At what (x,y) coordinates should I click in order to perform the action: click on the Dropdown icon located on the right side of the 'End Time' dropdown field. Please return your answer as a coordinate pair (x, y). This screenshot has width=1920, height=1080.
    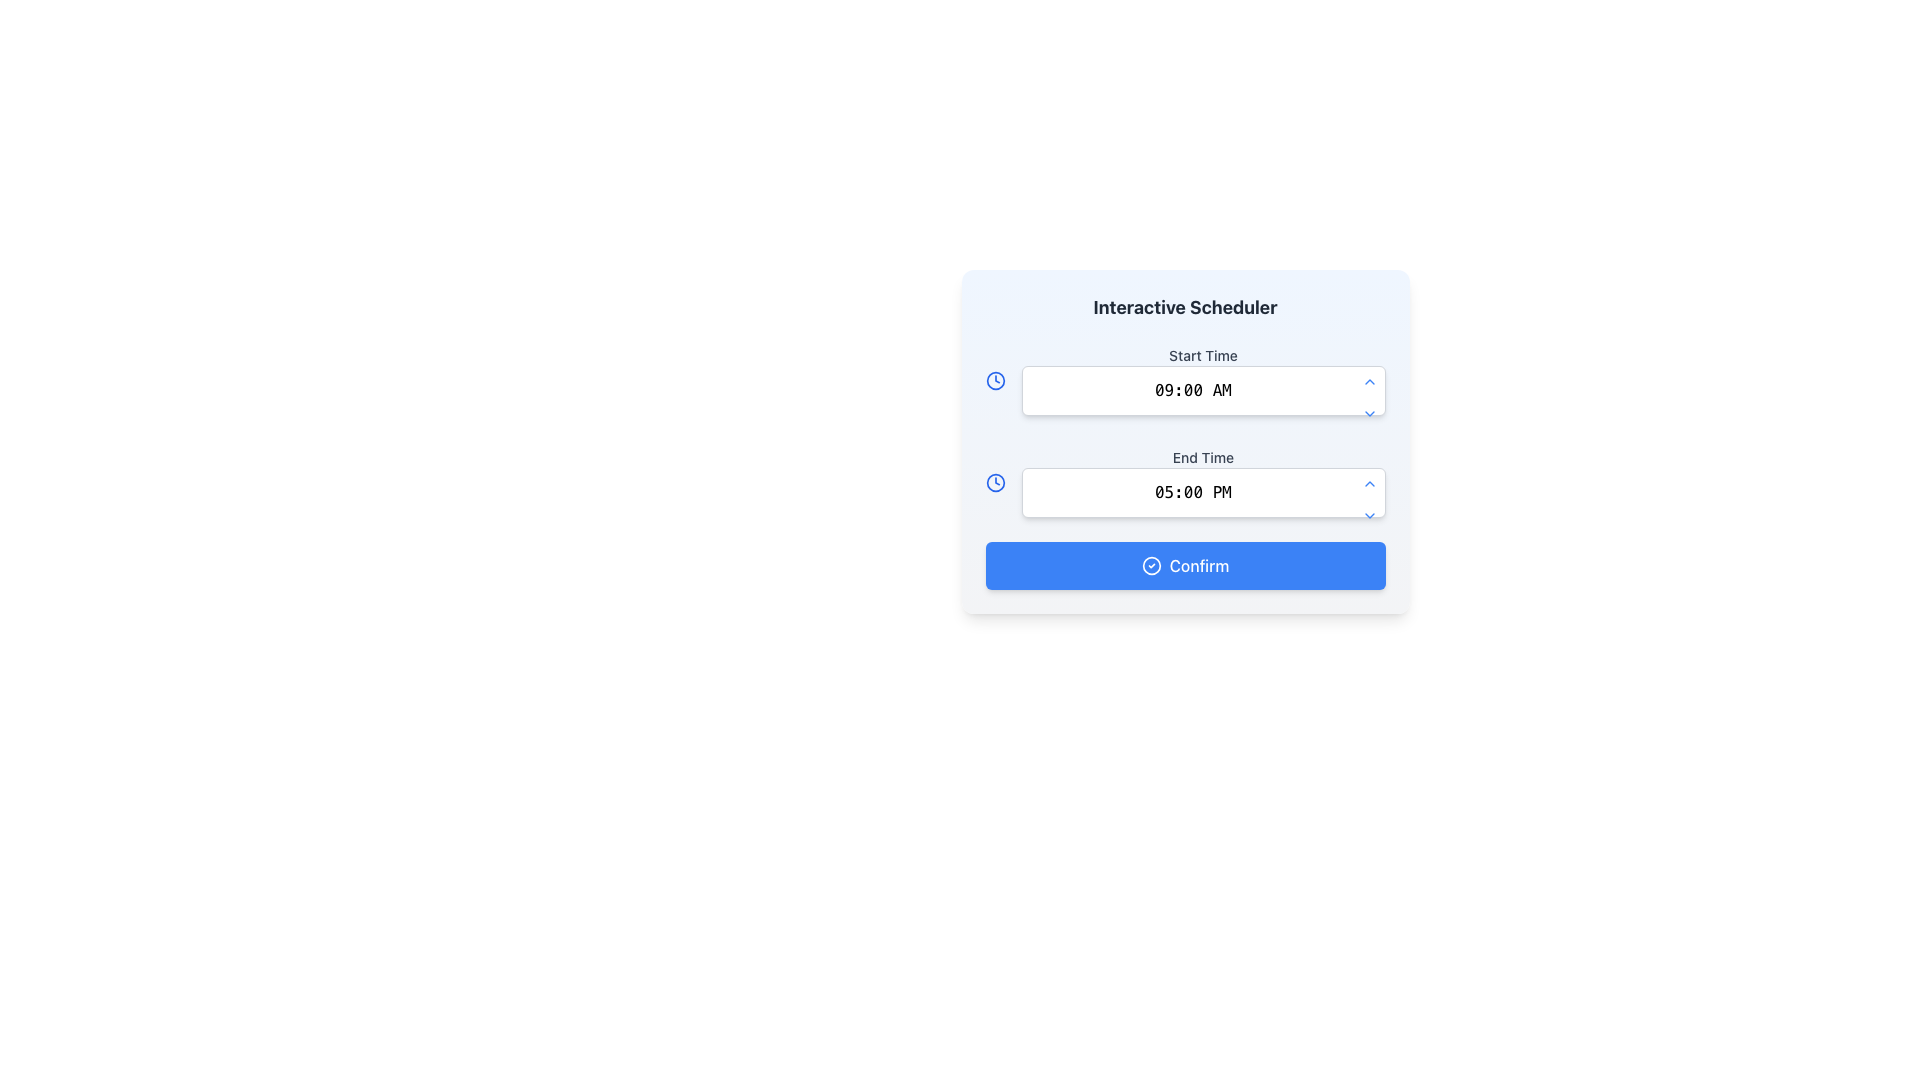
    Looking at the image, I should click on (1368, 515).